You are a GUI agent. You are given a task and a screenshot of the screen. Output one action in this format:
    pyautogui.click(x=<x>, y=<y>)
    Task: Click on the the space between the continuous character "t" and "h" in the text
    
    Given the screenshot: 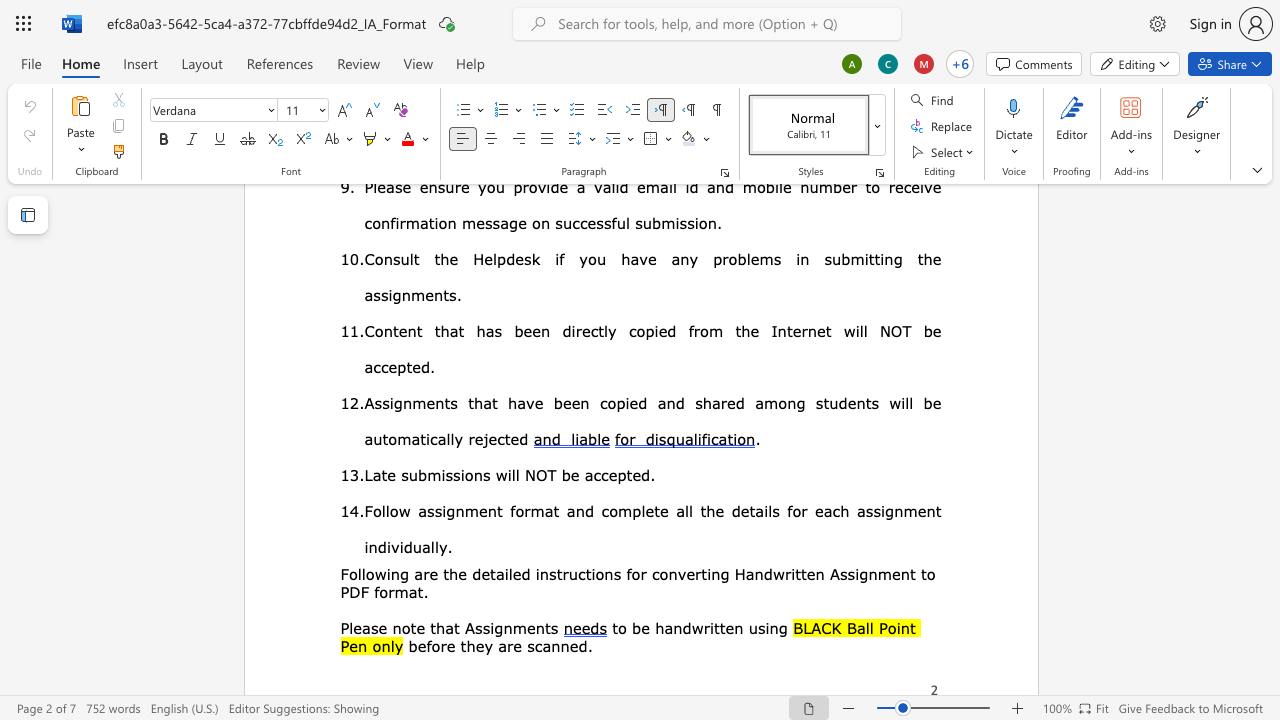 What is the action you would take?
    pyautogui.click(x=473, y=402)
    